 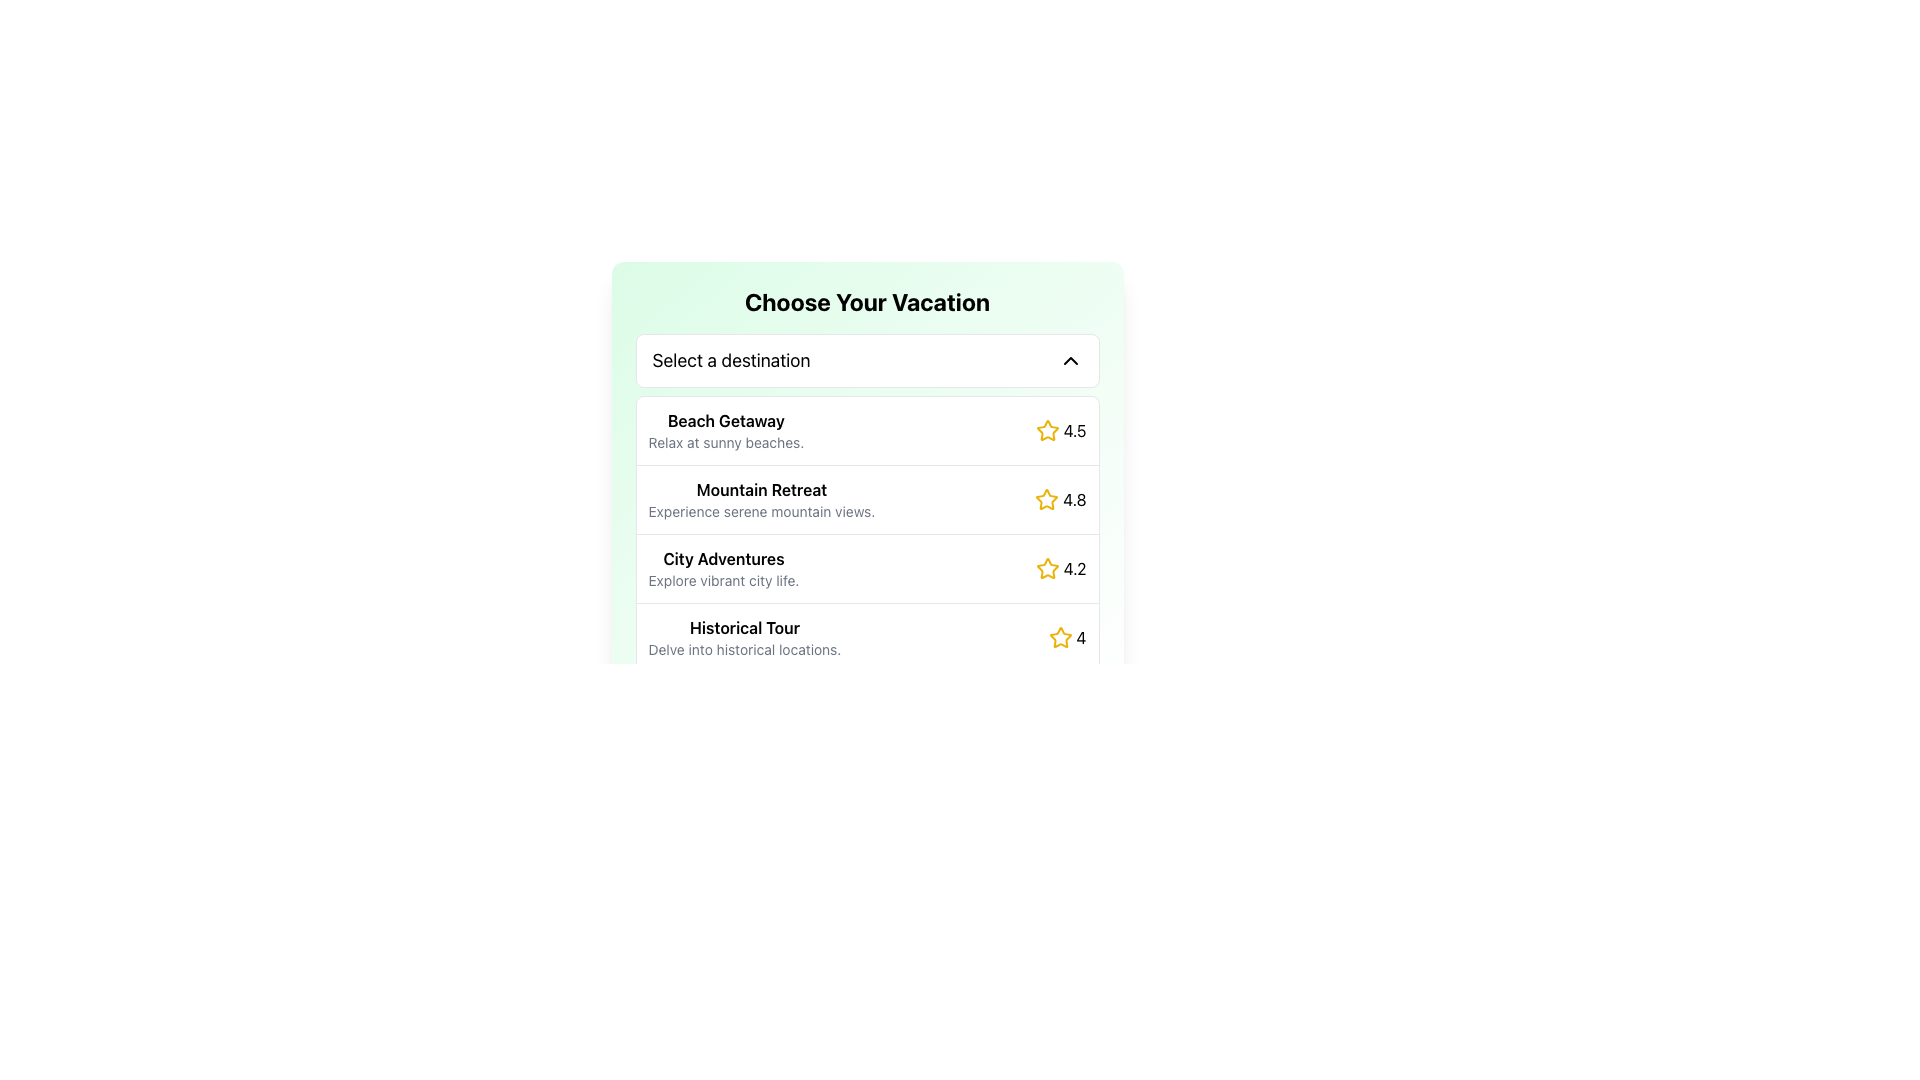 I want to click on the star icon representing the rating for the 'Mountain Retreat' destination, which is visually indicated as the first element in its group, positioned to the left of the numeric rating of 4.8, so click(x=1046, y=499).